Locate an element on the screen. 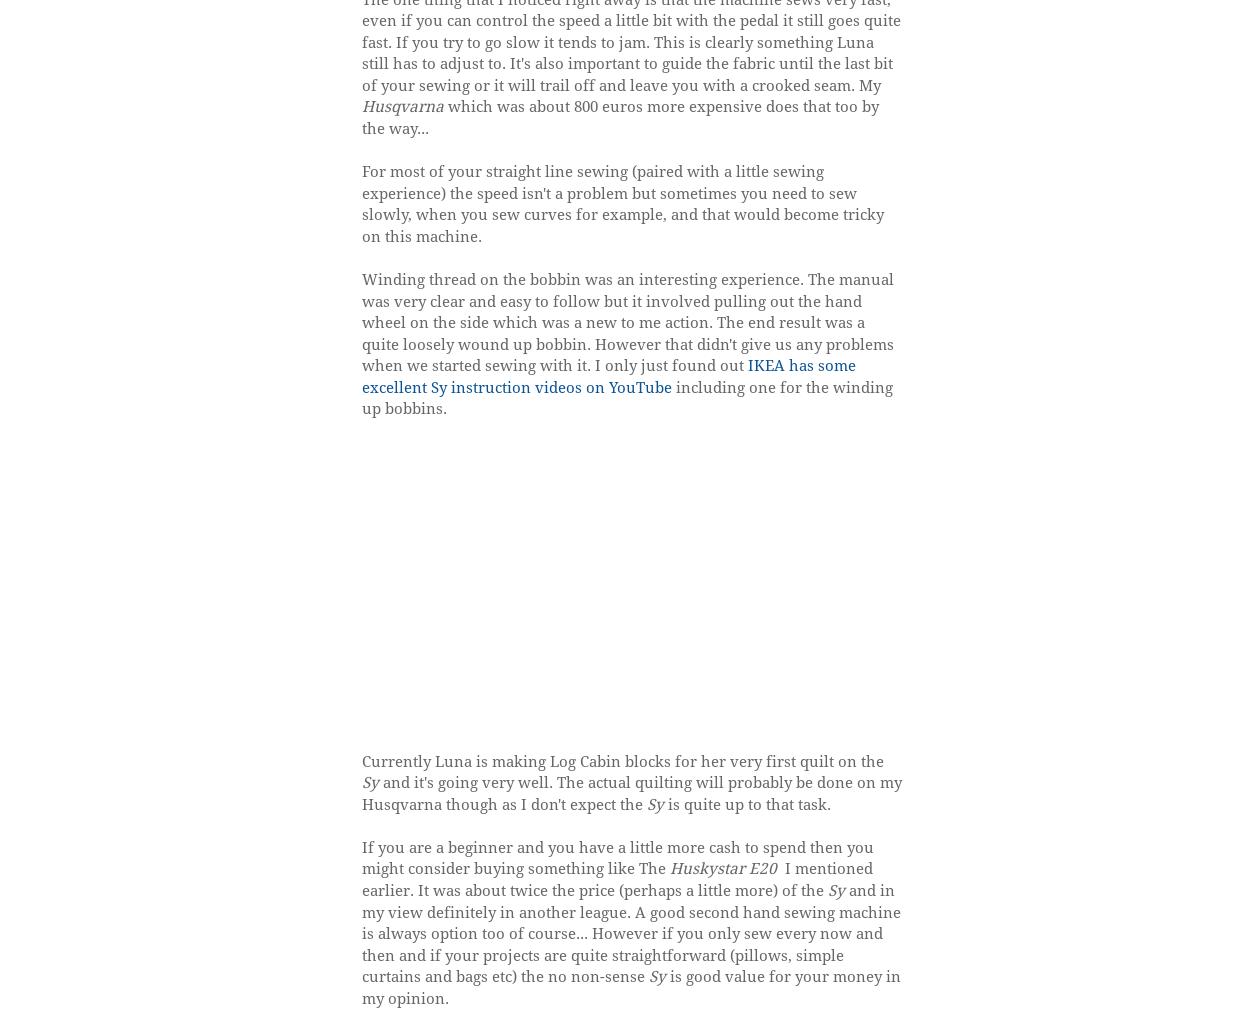  'IKEA has some excellent Sy instruction videos on YouTube' is located at coordinates (607, 375).